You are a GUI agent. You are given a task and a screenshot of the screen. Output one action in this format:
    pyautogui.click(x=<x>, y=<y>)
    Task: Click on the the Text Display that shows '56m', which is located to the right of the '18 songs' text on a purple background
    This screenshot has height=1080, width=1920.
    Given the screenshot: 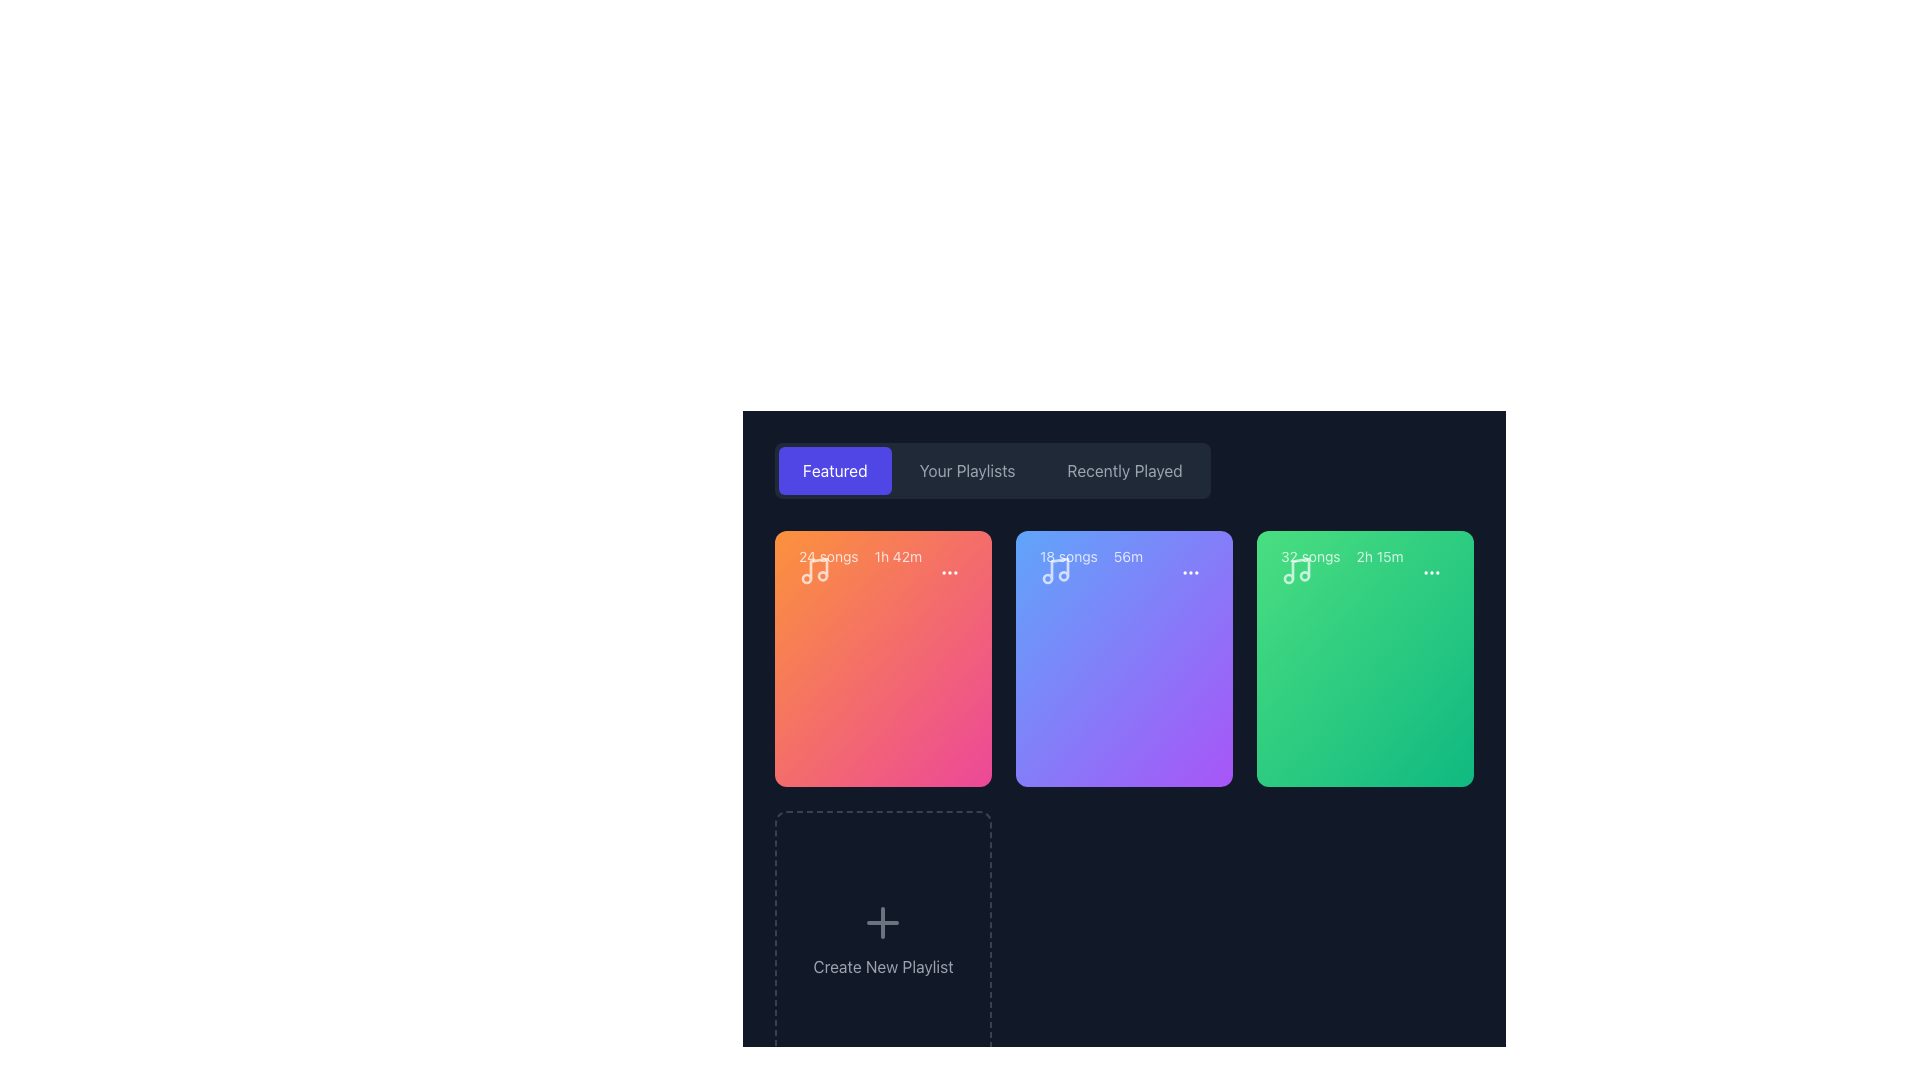 What is the action you would take?
    pyautogui.click(x=1128, y=556)
    